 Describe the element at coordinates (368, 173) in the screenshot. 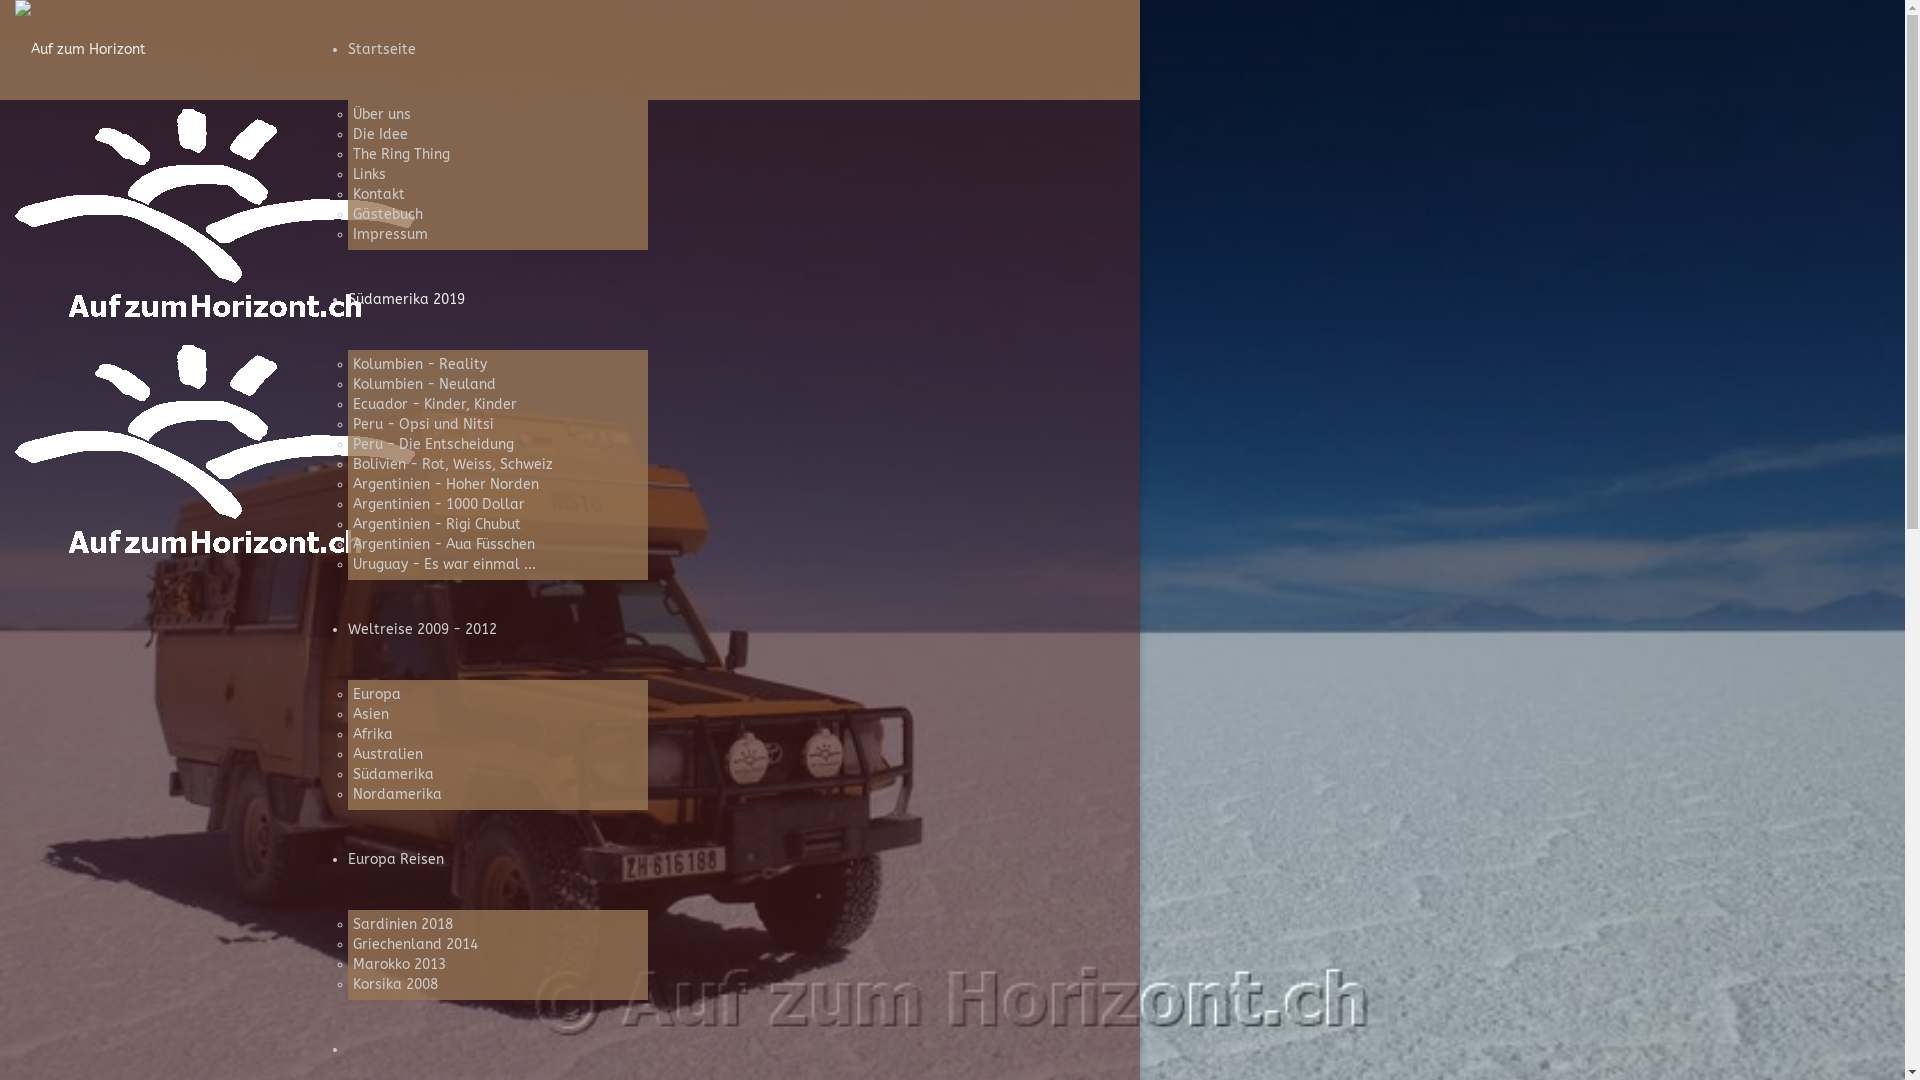

I see `'Links'` at that location.